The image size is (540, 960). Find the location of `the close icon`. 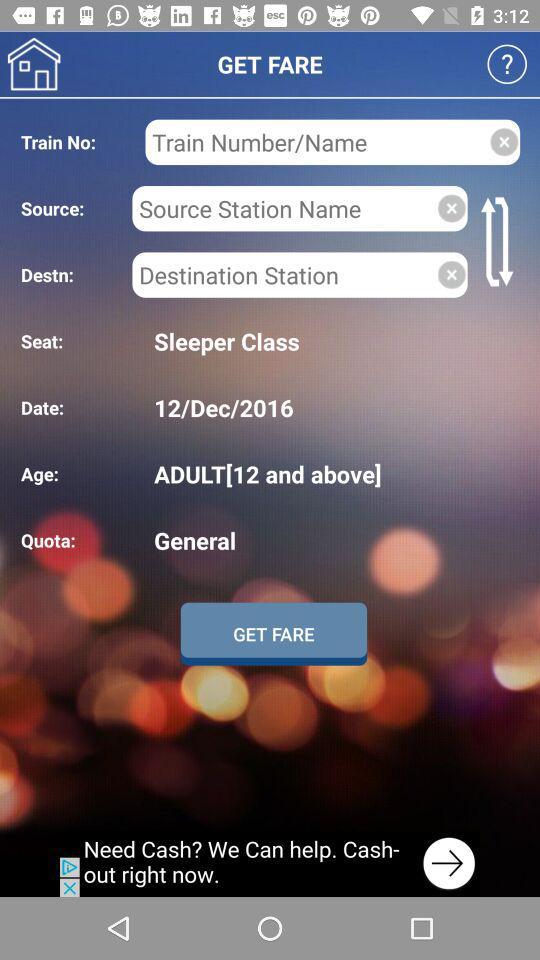

the close icon is located at coordinates (503, 141).